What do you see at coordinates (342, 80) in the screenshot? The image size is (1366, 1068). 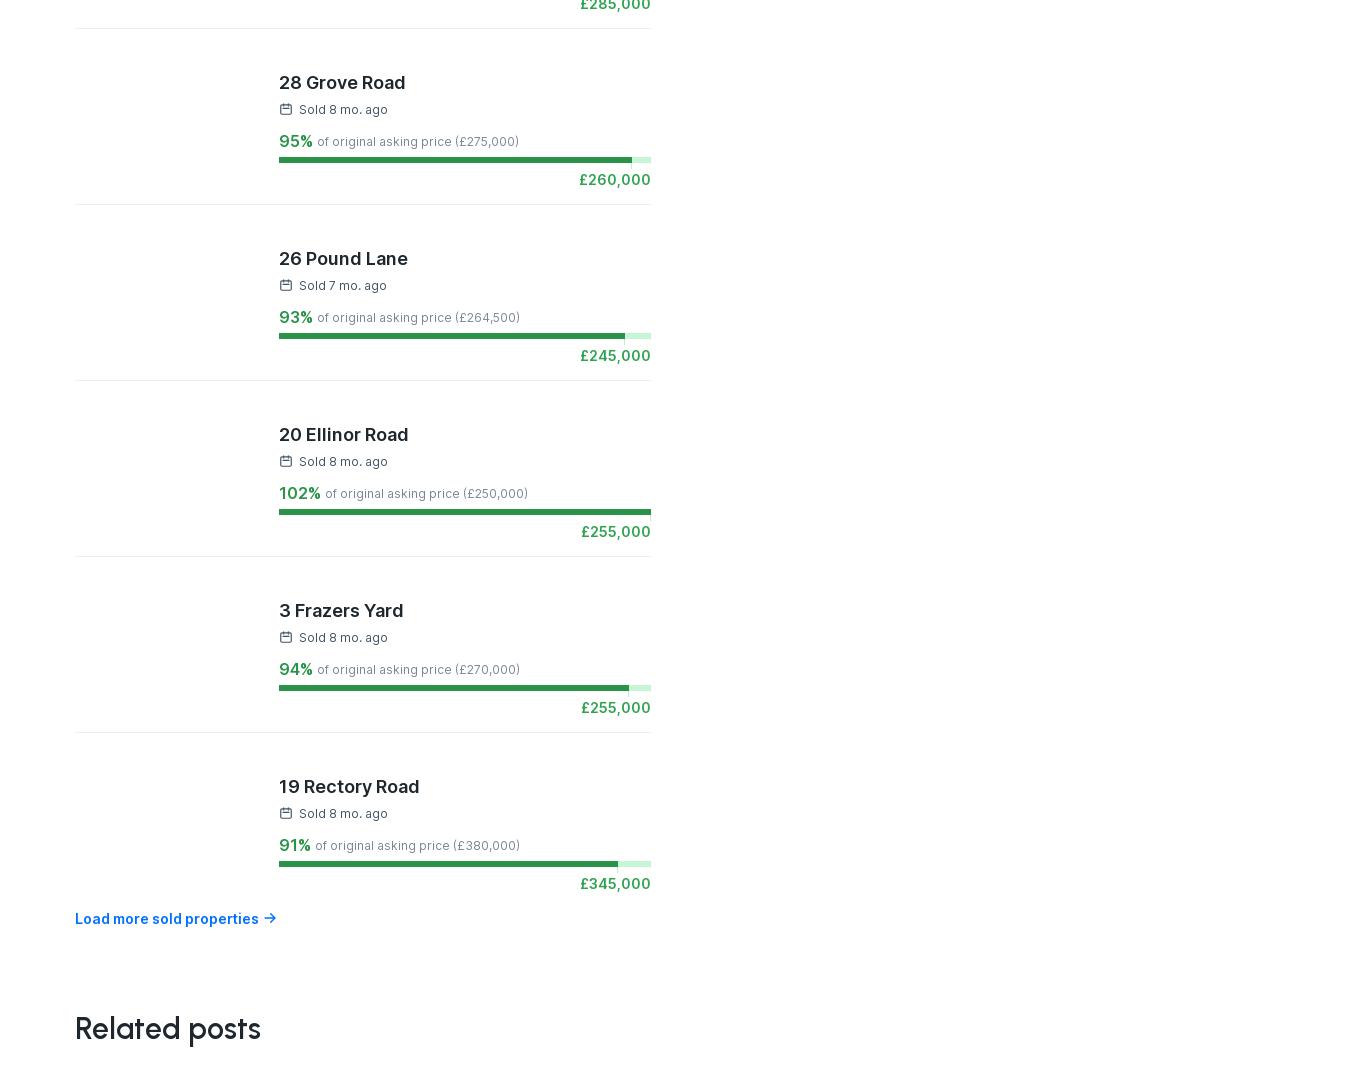 I see `'28 Grove Road'` at bounding box center [342, 80].